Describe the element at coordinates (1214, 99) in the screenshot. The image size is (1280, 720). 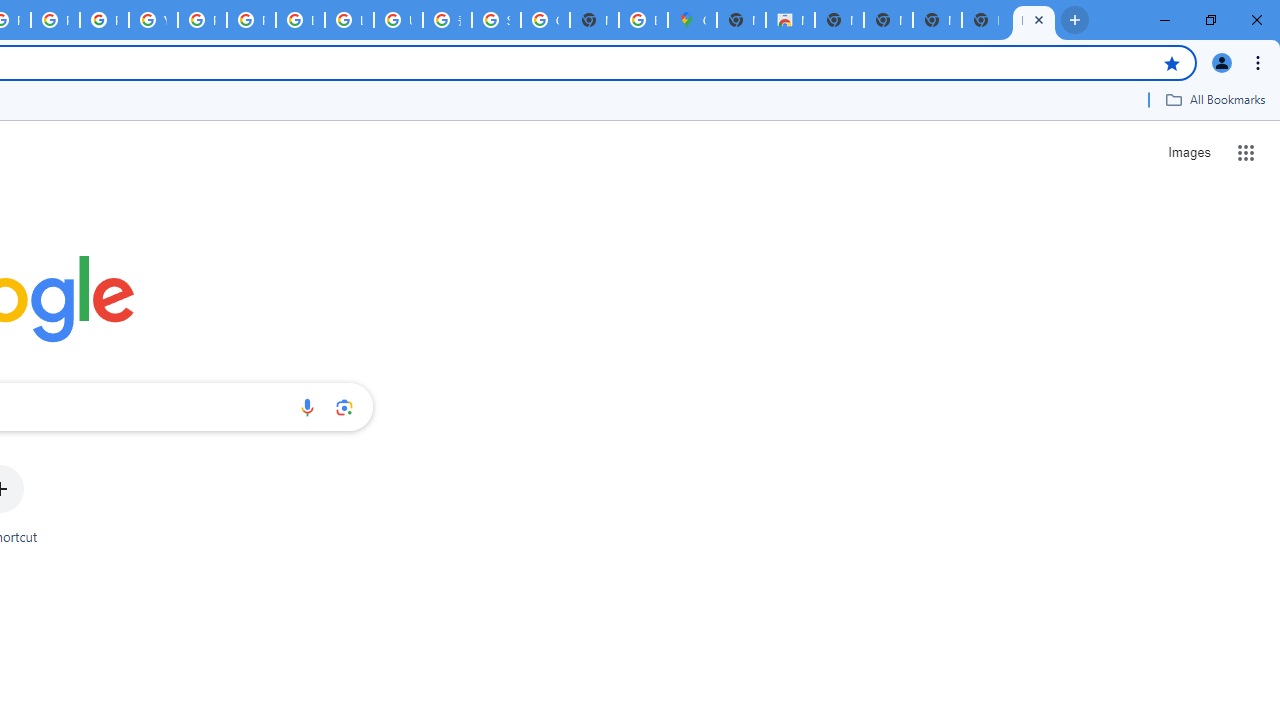
I see `'All Bookmarks'` at that location.